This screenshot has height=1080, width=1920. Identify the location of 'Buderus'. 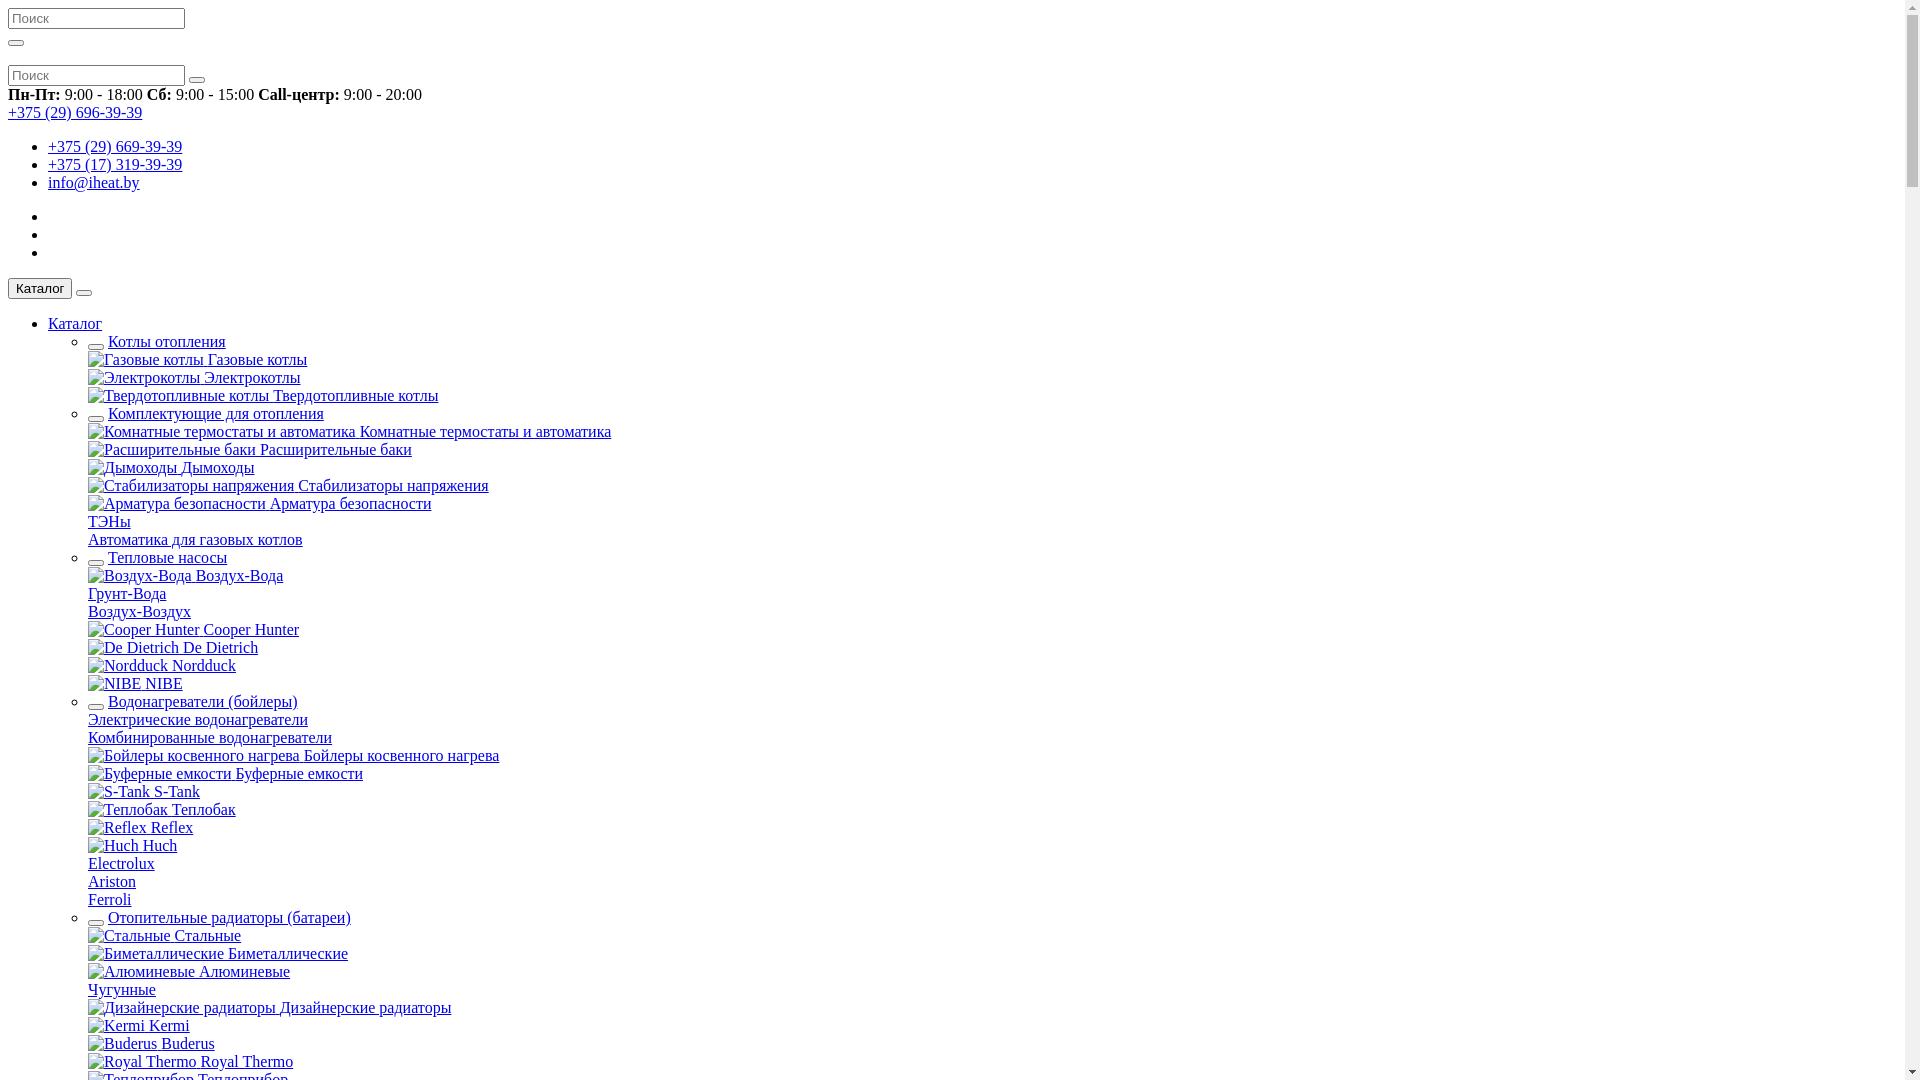
(86, 1042).